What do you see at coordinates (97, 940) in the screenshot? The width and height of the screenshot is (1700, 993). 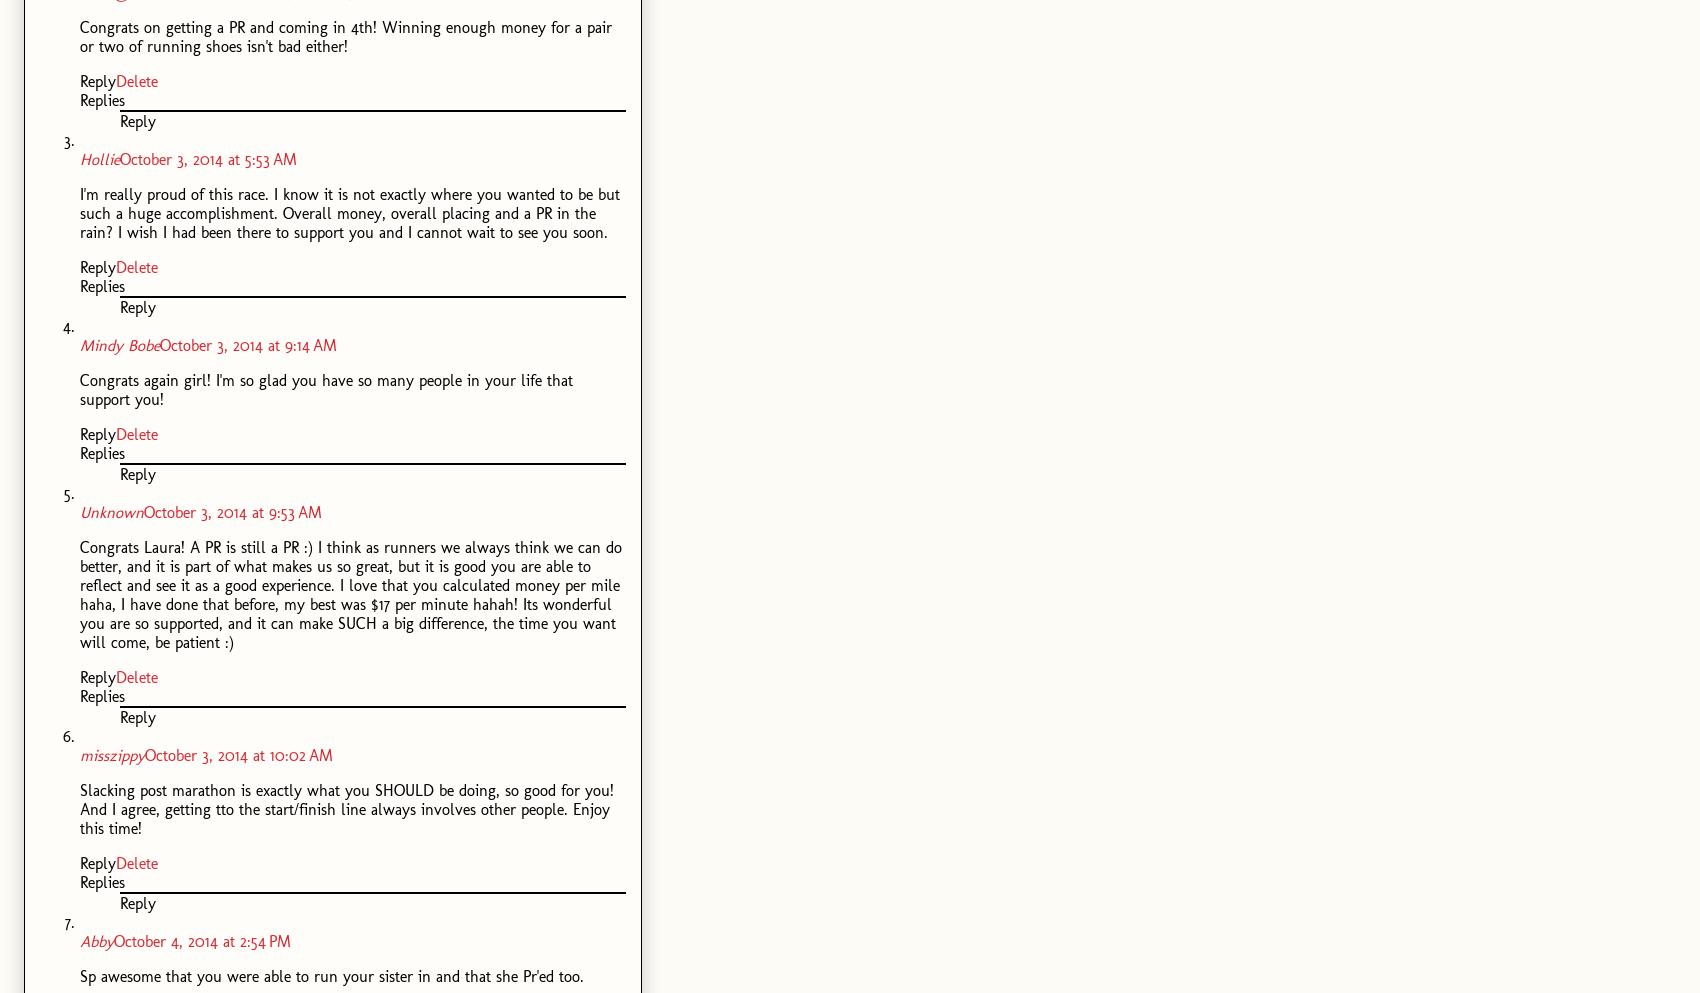 I see `'Abby'` at bounding box center [97, 940].